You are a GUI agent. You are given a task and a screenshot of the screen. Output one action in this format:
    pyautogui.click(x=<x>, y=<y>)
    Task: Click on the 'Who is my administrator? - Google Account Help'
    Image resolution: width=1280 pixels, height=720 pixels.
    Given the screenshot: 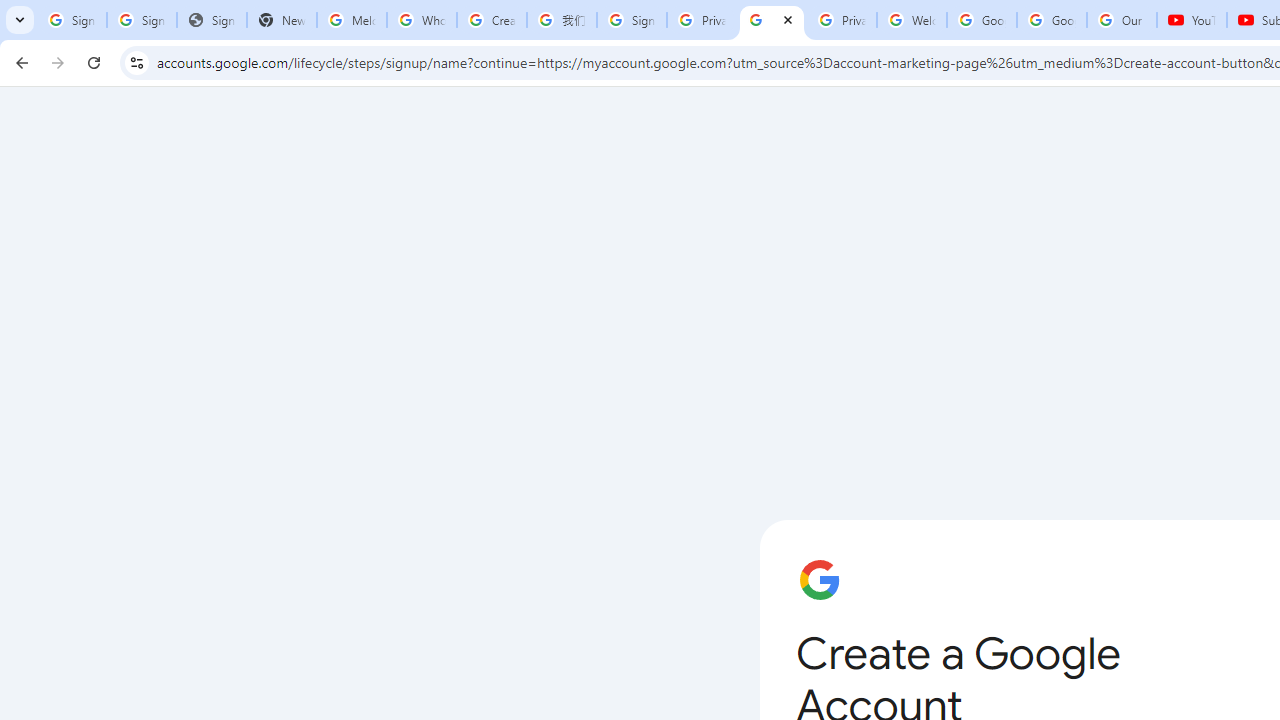 What is the action you would take?
    pyautogui.click(x=420, y=20)
    